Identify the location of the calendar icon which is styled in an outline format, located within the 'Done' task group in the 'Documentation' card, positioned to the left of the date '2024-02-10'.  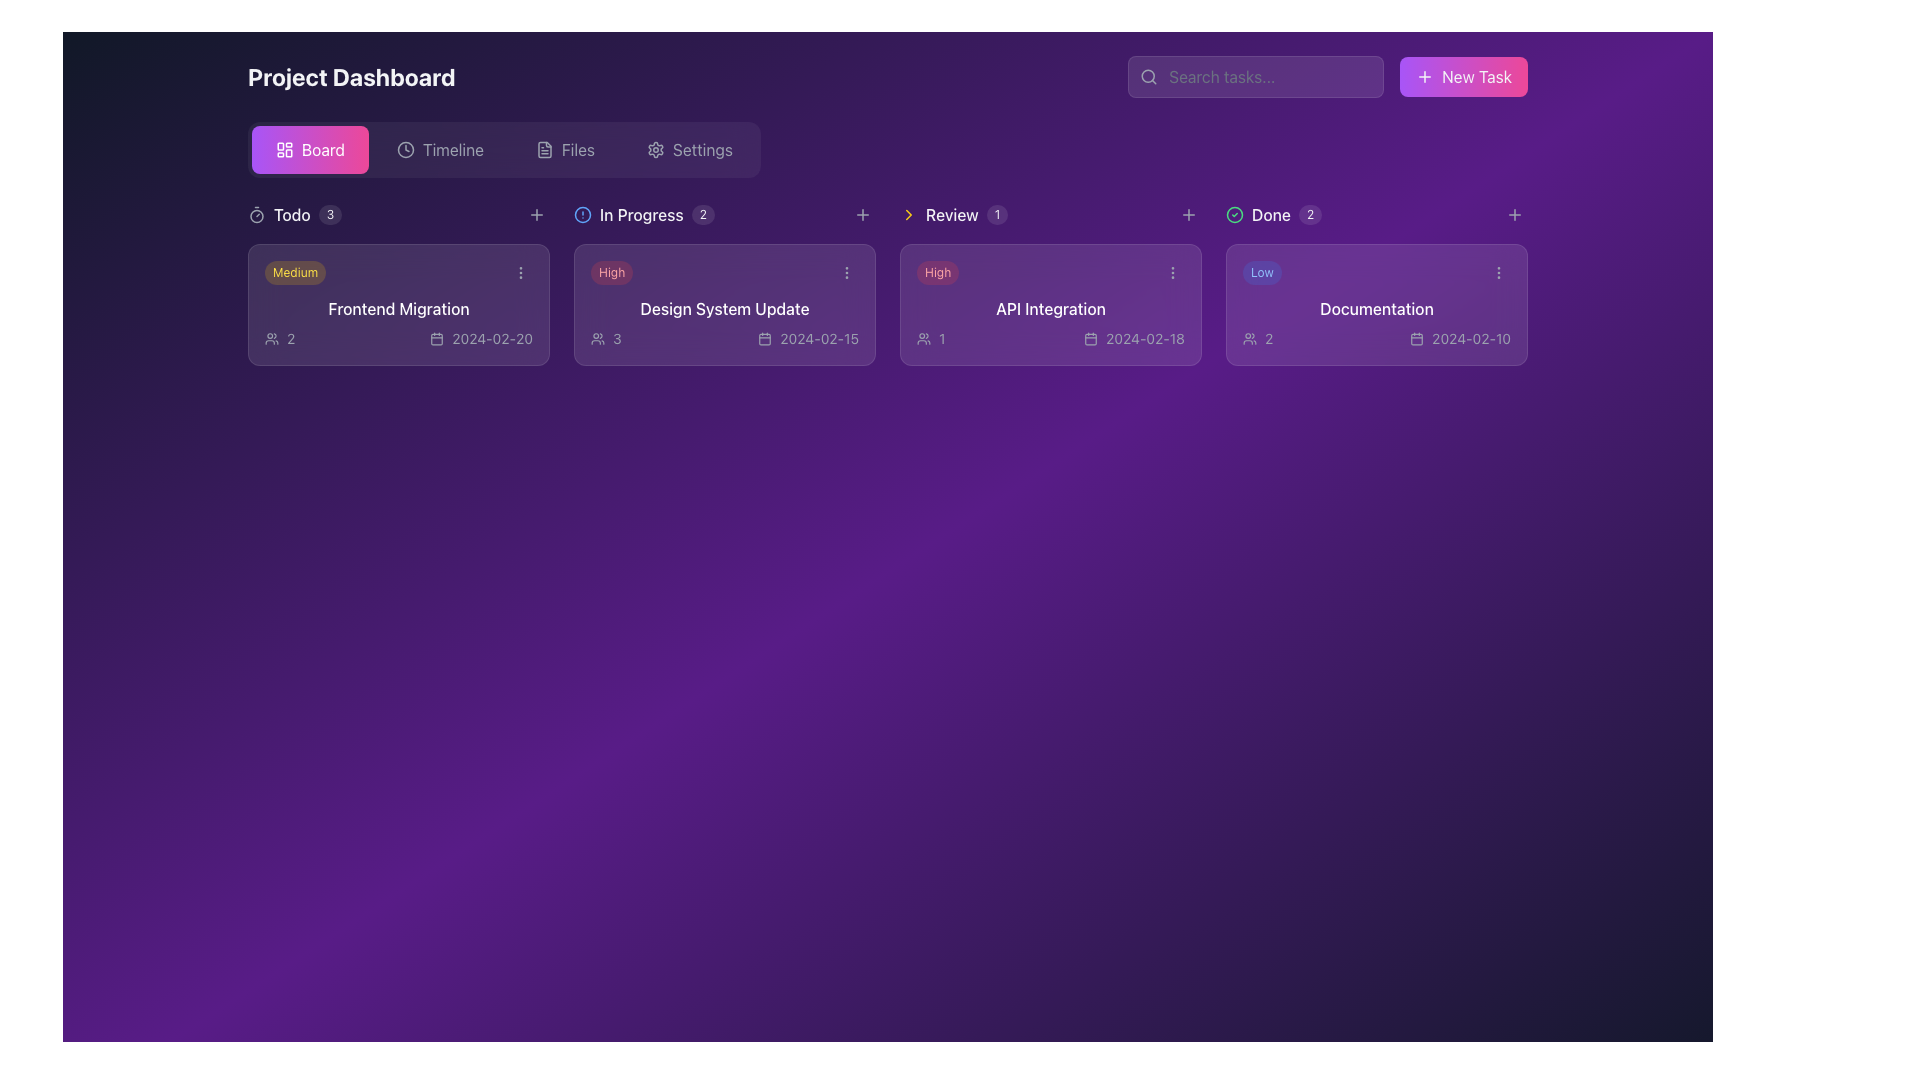
(1416, 338).